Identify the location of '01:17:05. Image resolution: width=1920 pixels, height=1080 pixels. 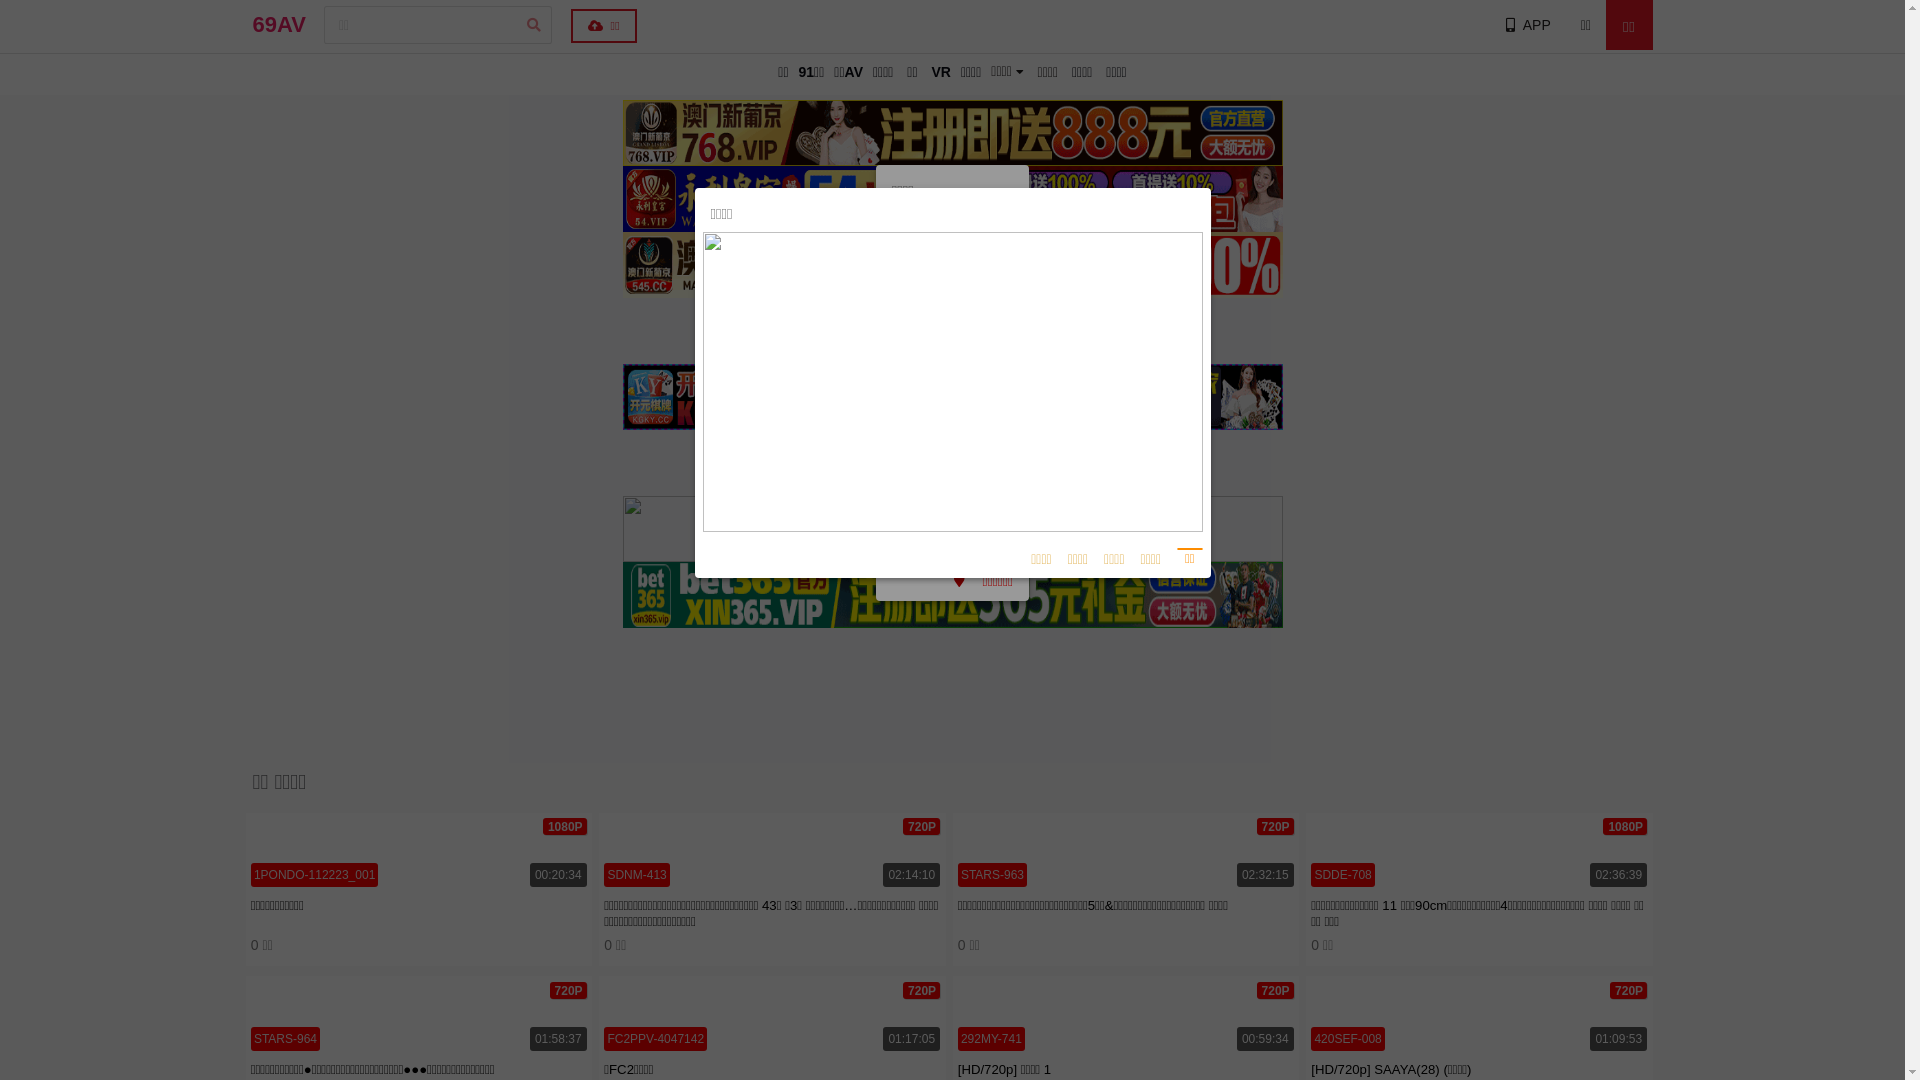
(771, 1015).